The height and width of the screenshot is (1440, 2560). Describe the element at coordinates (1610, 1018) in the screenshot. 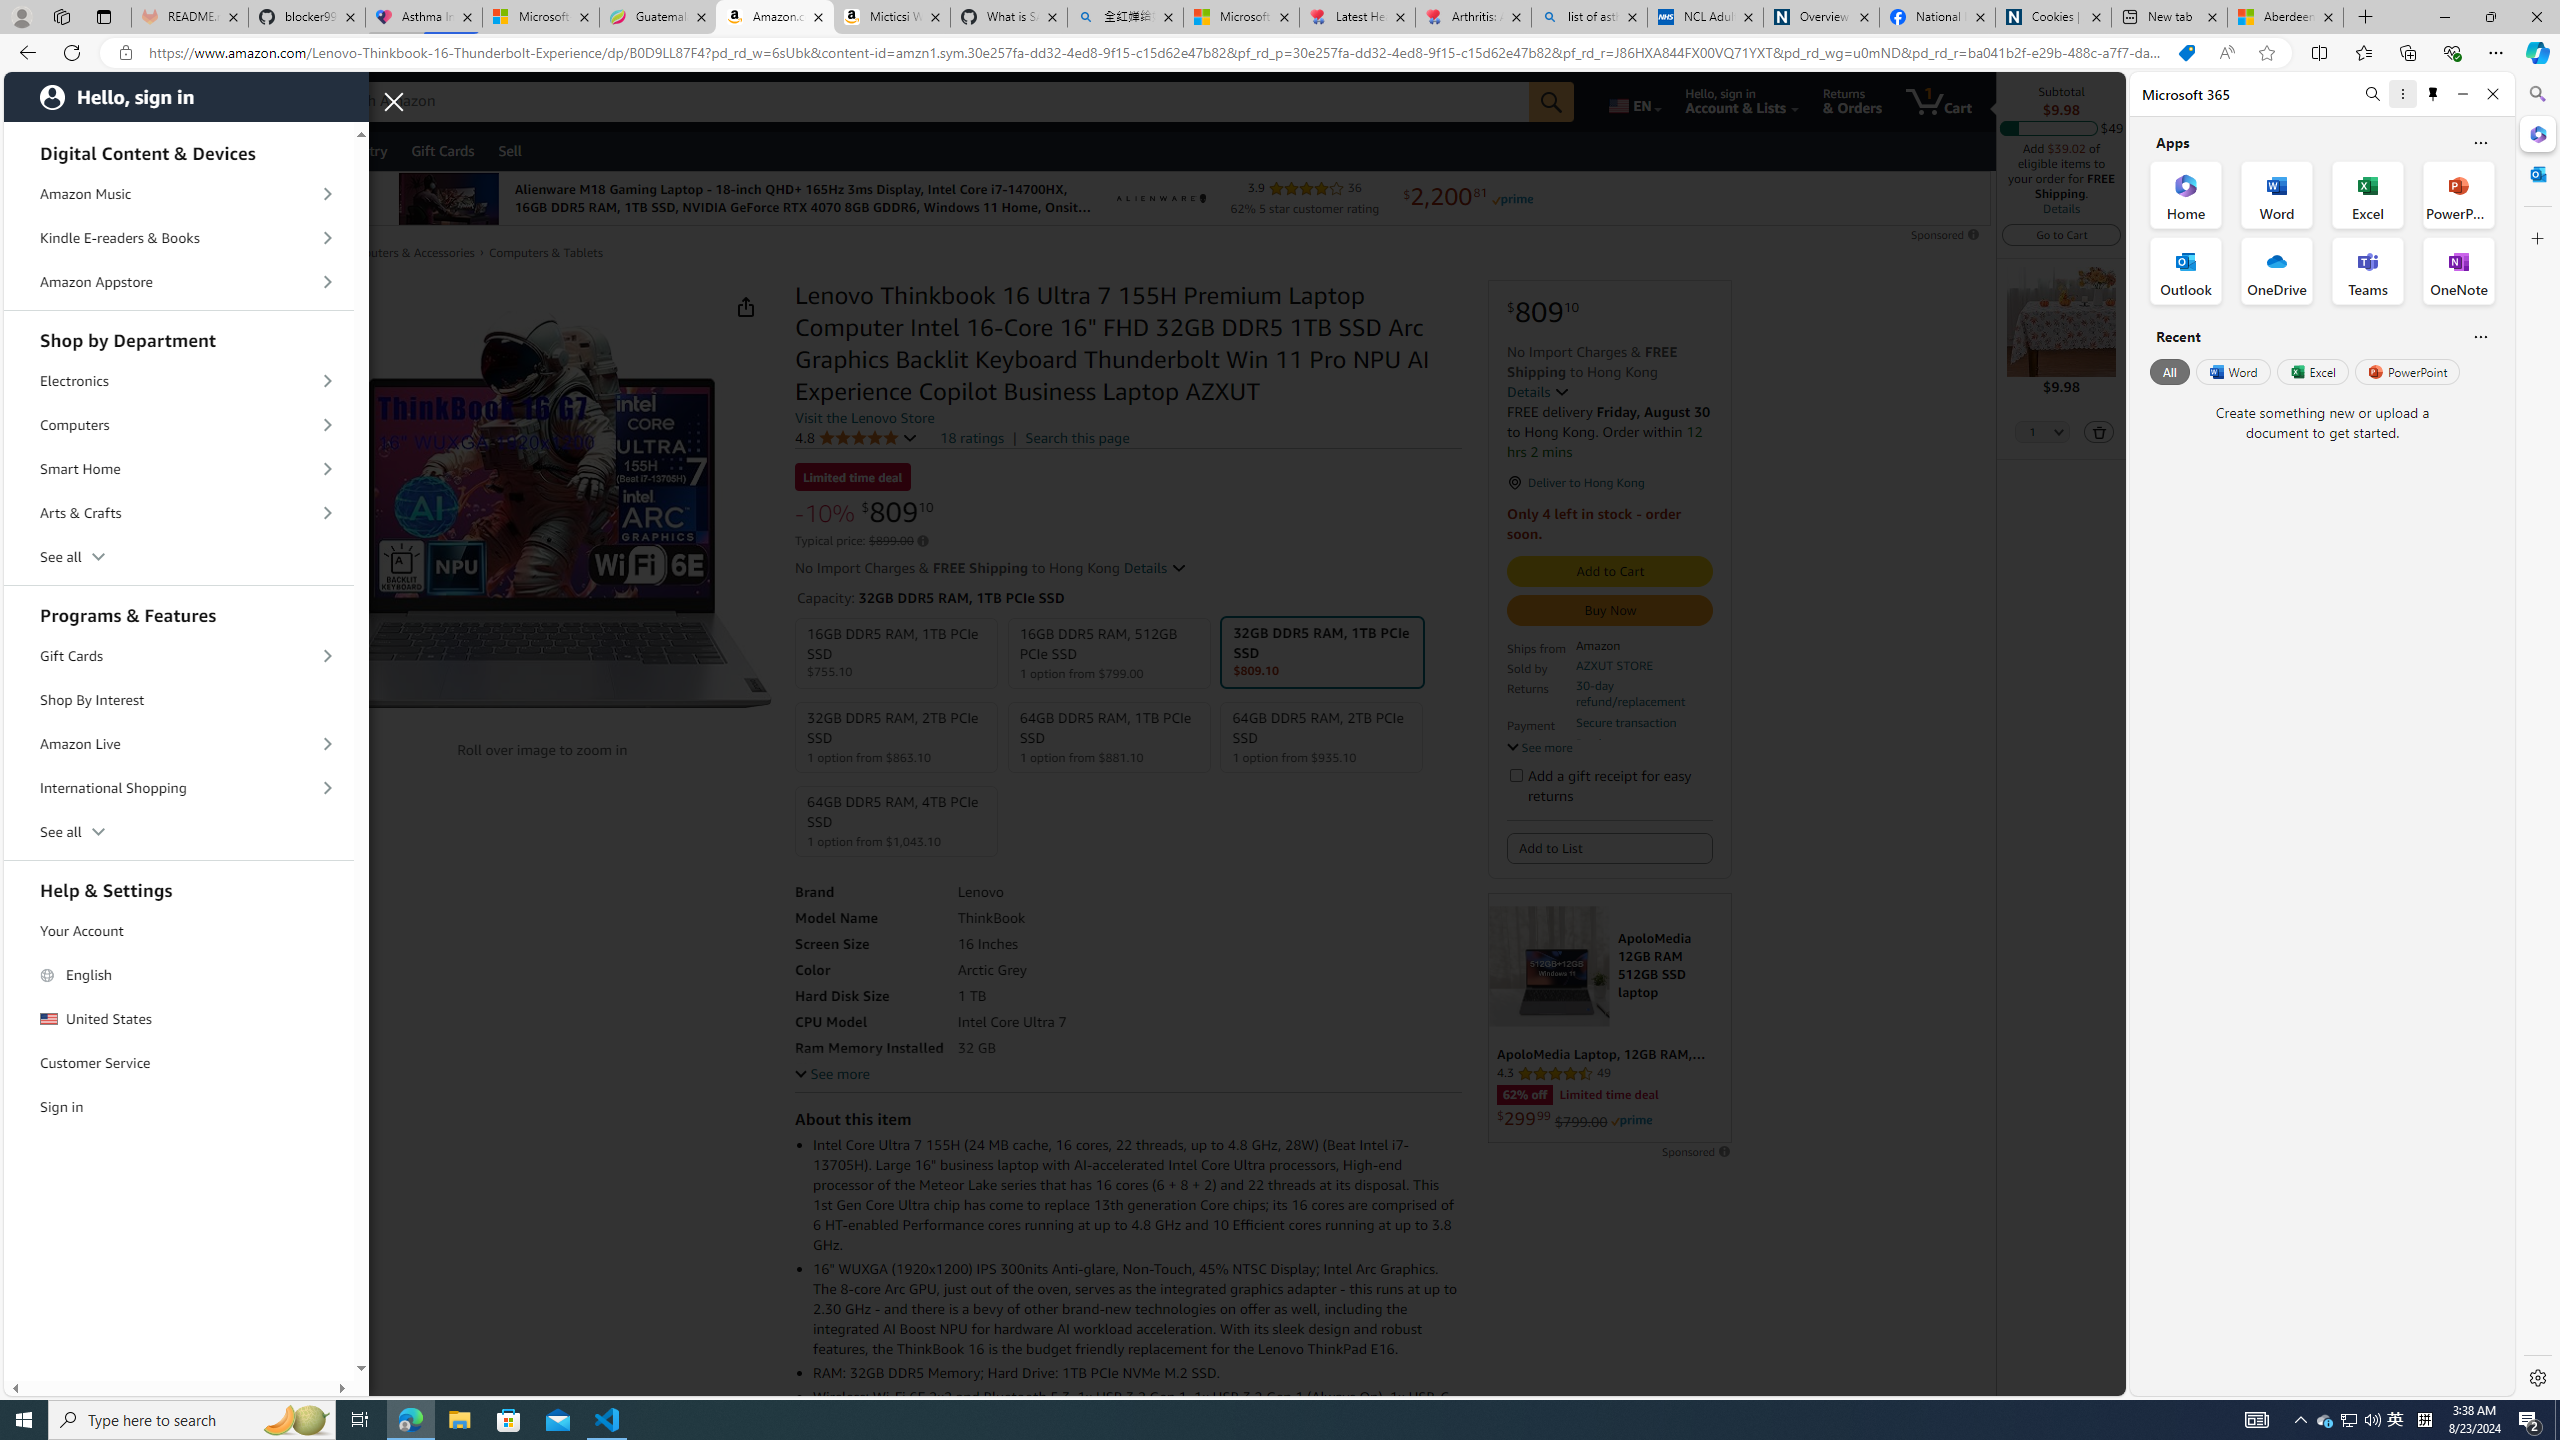

I see `'Sponsored ad'` at that location.